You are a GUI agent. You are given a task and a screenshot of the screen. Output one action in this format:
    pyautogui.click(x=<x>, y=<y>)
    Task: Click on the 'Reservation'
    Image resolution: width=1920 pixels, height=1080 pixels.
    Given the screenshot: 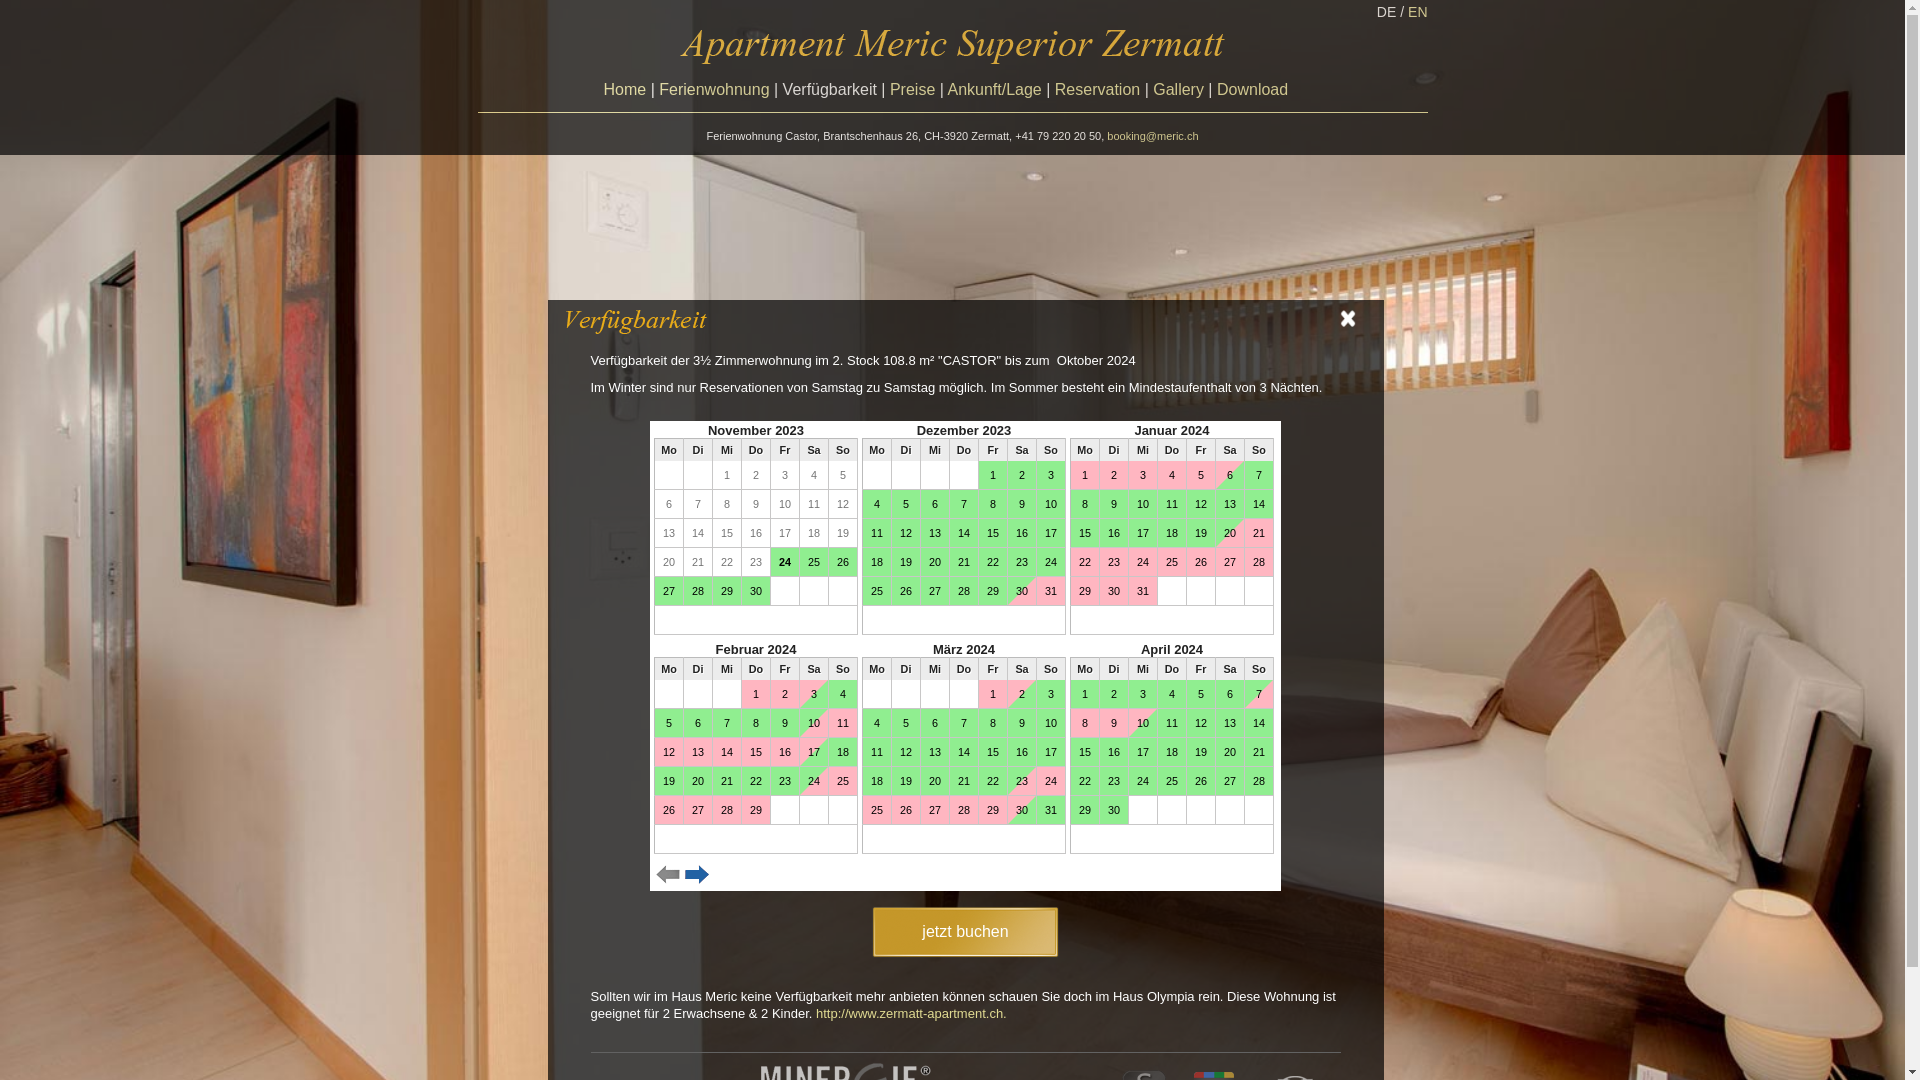 What is the action you would take?
    pyautogui.click(x=1096, y=88)
    